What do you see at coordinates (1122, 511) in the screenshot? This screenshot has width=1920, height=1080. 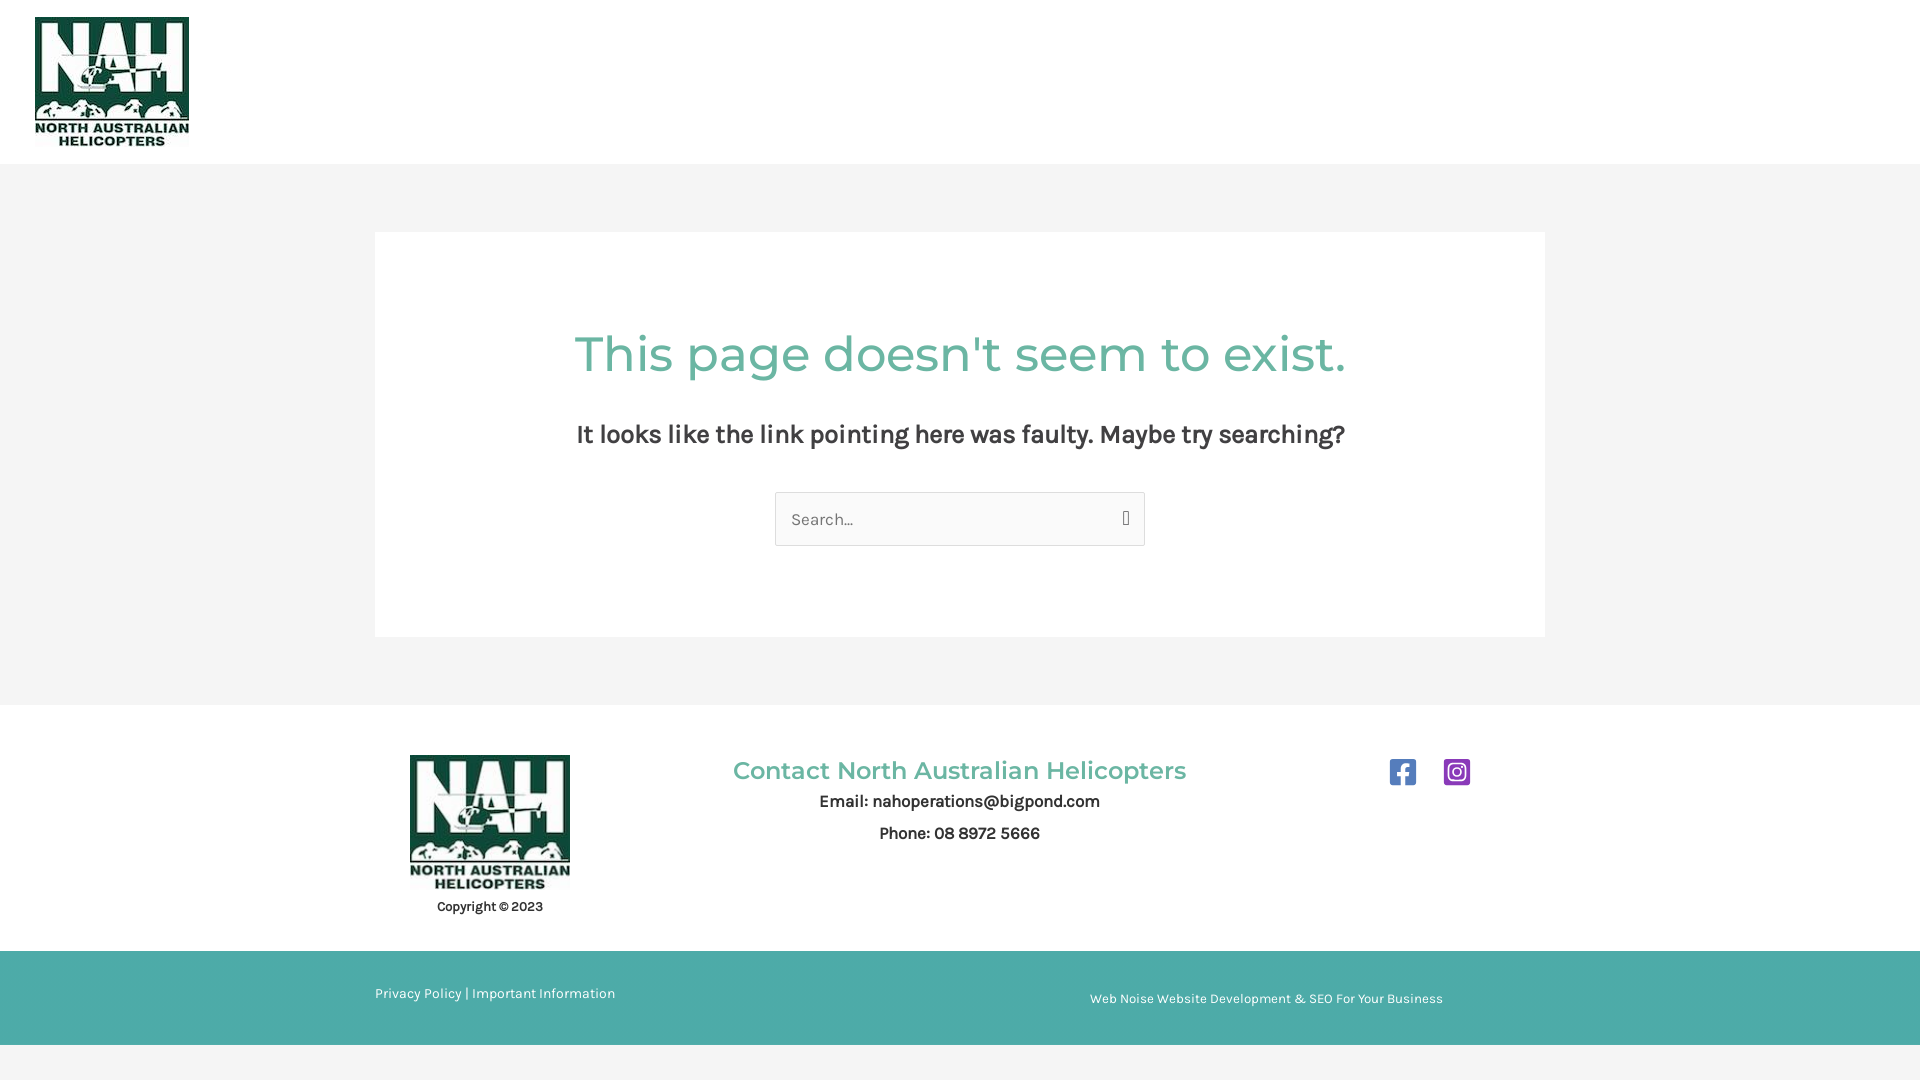 I see `'Search'` at bounding box center [1122, 511].